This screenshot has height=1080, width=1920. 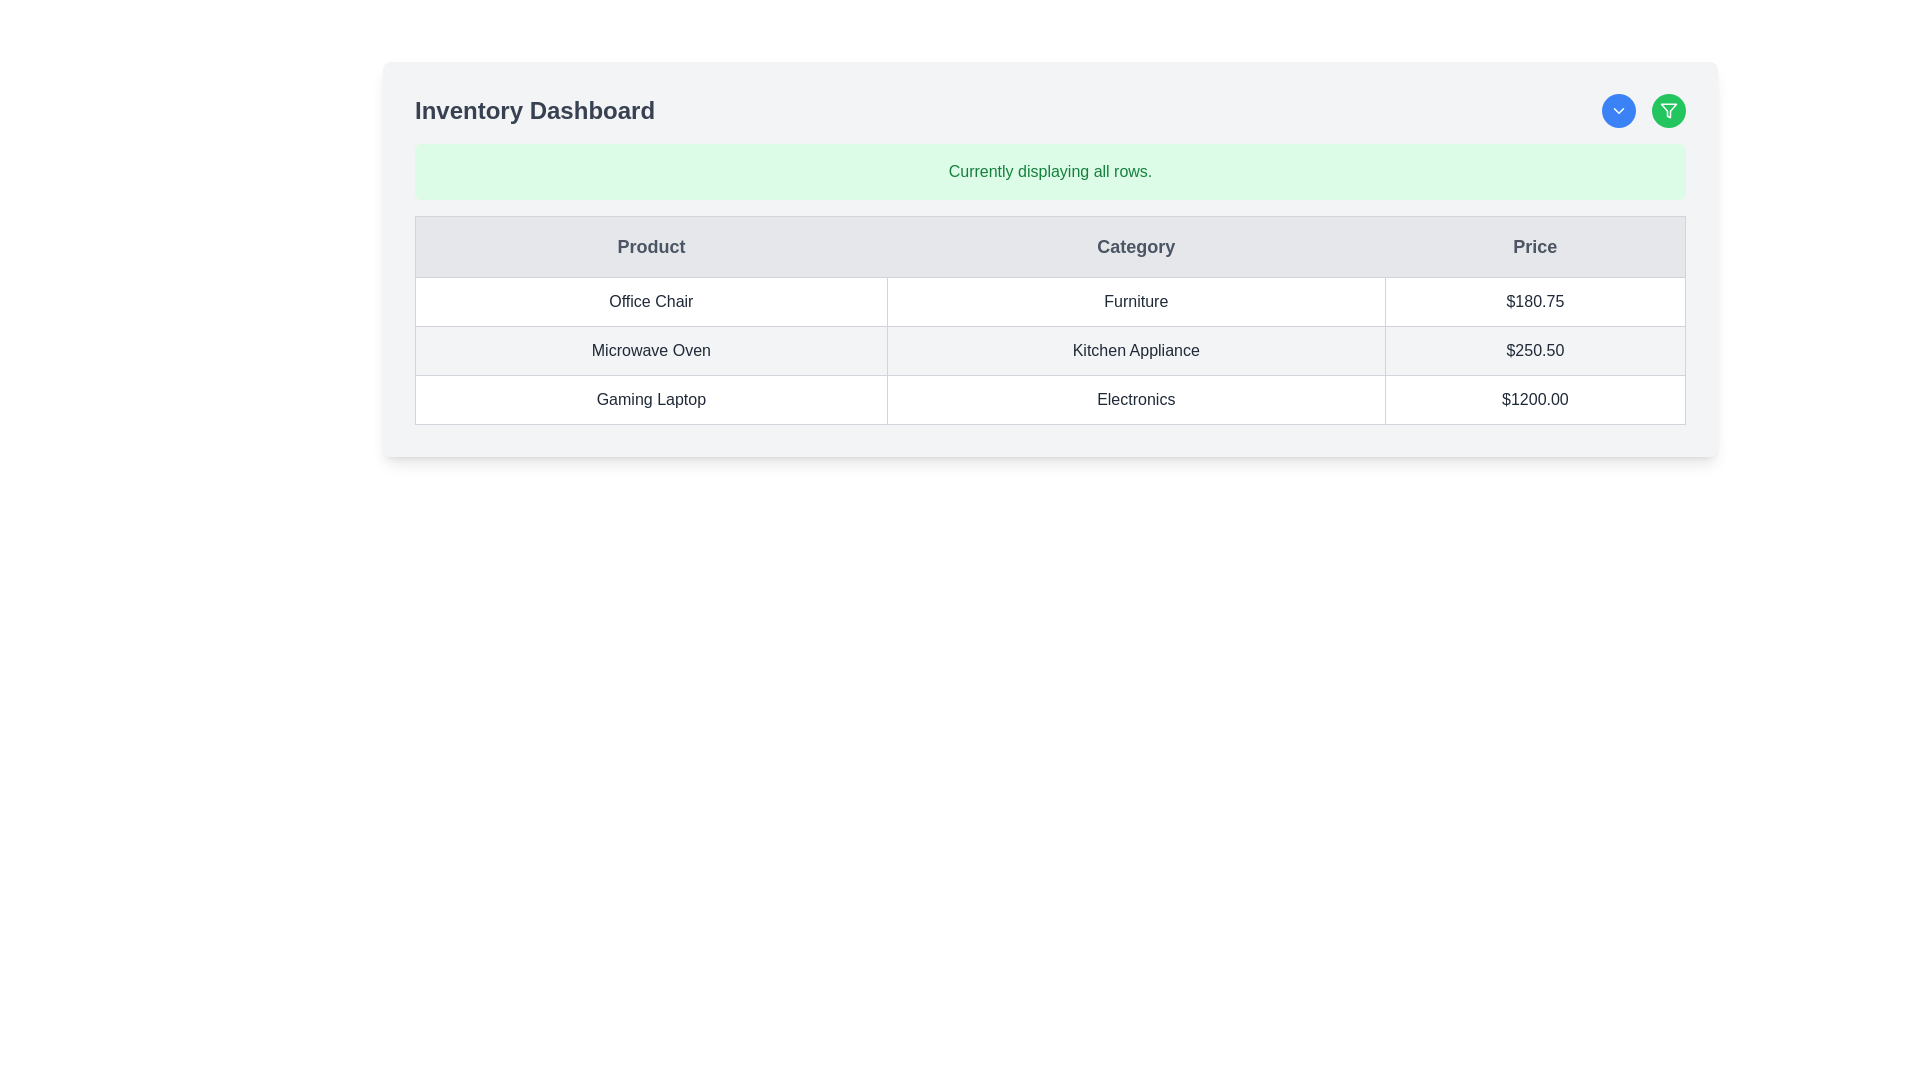 I want to click on the third row of the table displaying the product details for 'Gaming Laptop', 'Electronics', and '$1200.00', so click(x=1049, y=400).